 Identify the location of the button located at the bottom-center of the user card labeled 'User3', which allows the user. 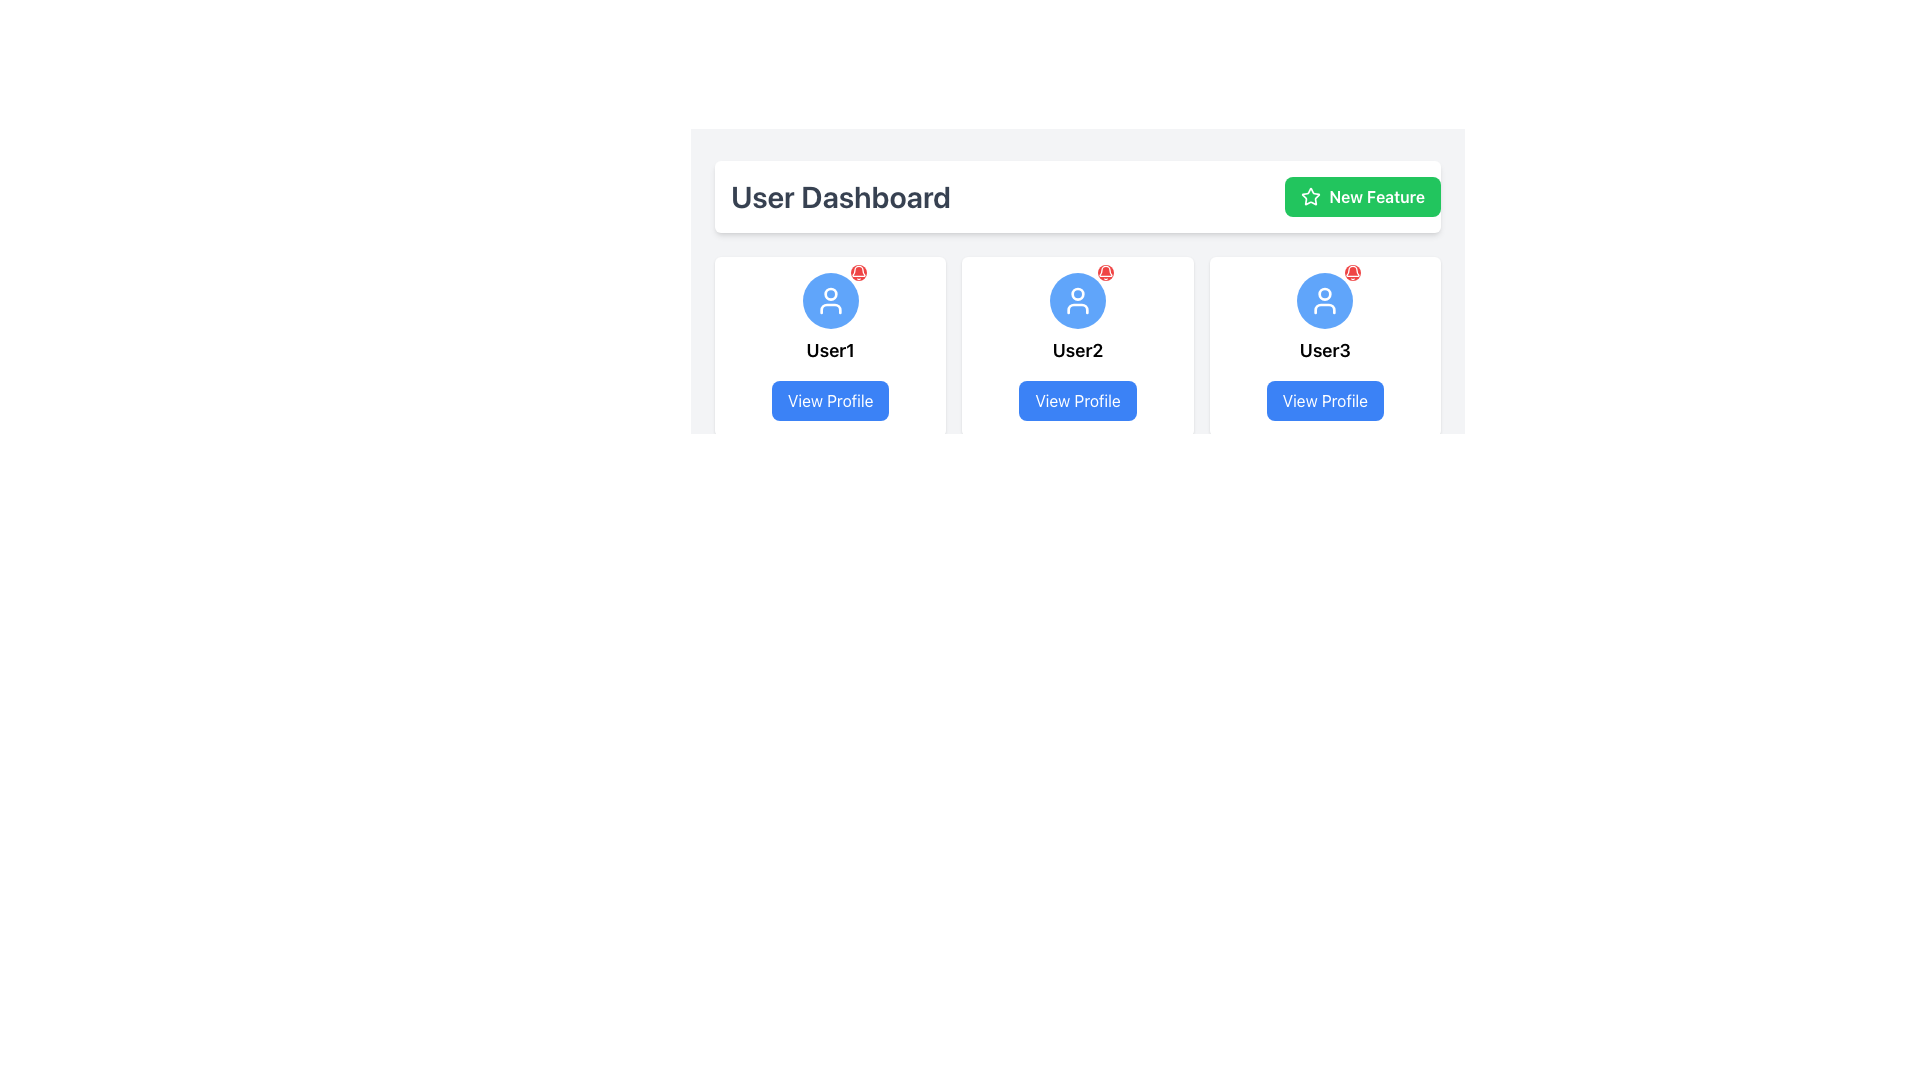
(1325, 401).